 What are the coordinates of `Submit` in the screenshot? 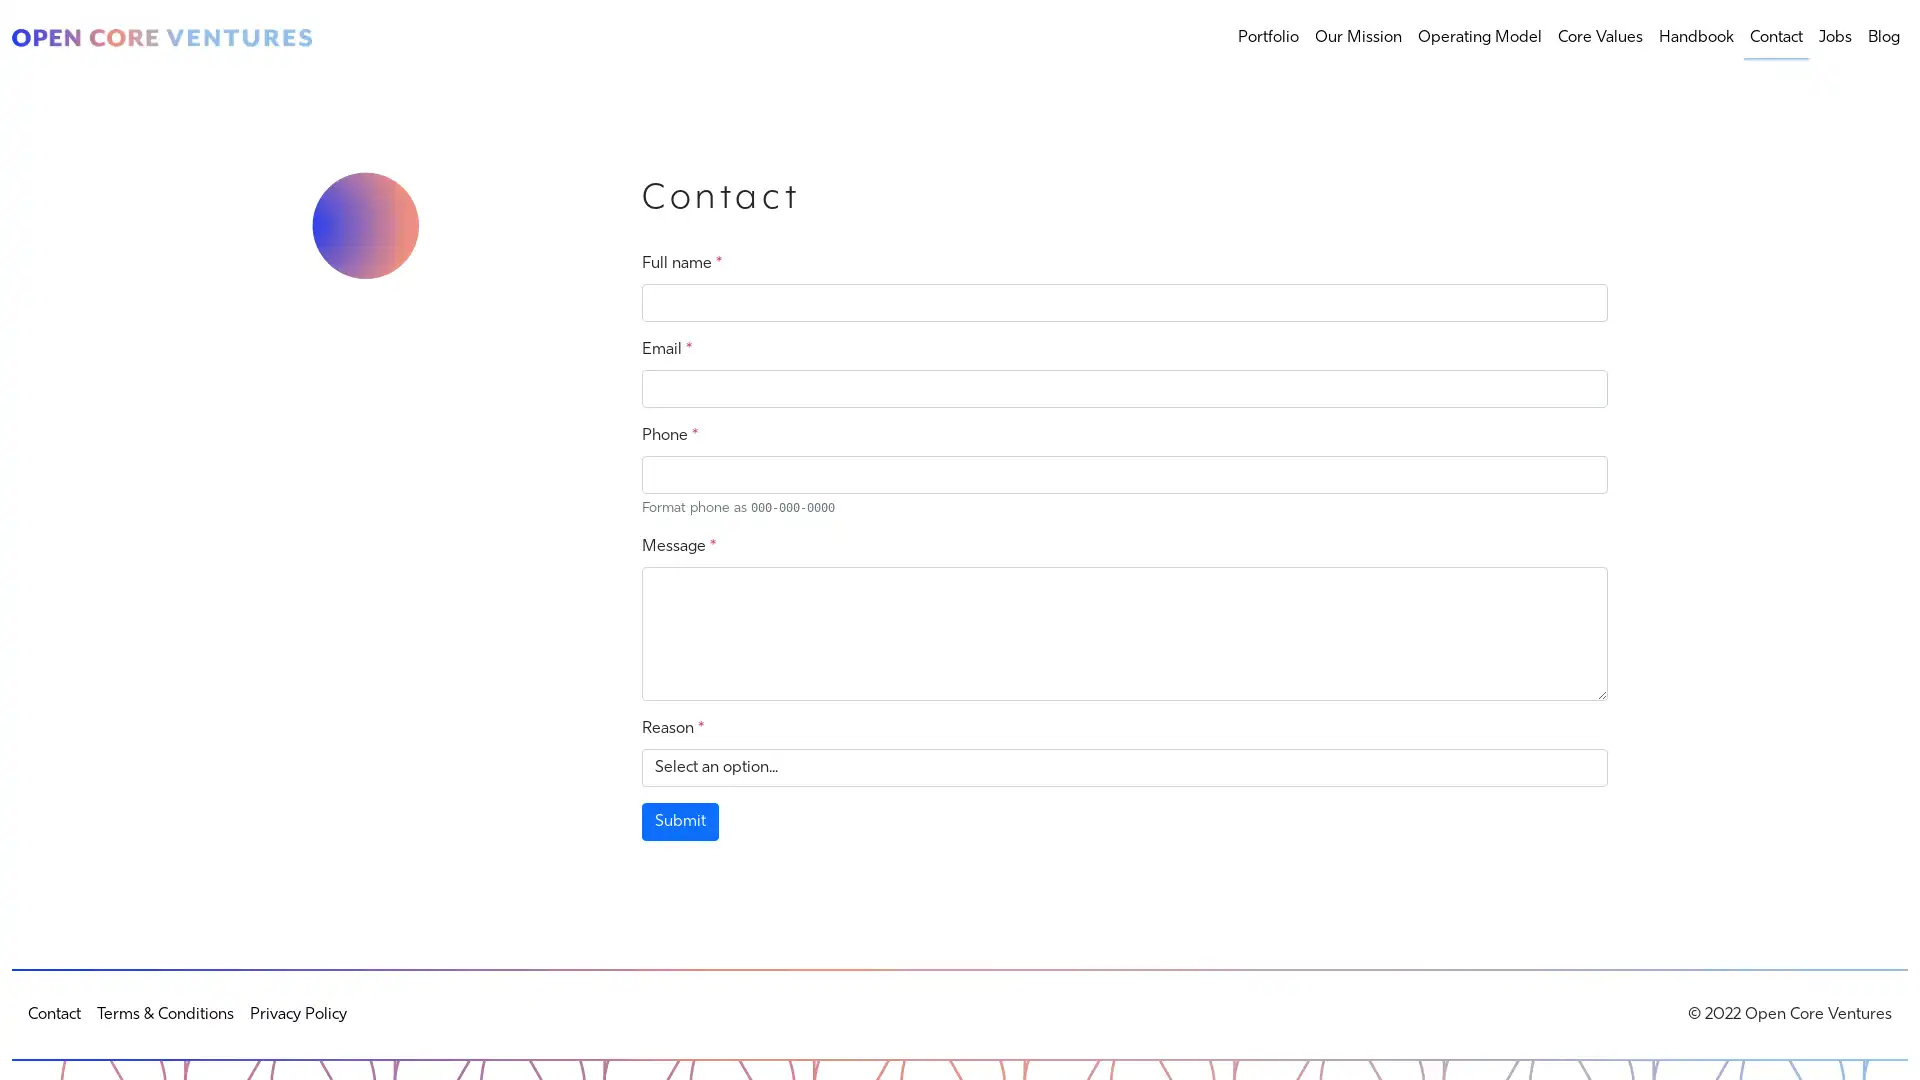 It's located at (680, 821).